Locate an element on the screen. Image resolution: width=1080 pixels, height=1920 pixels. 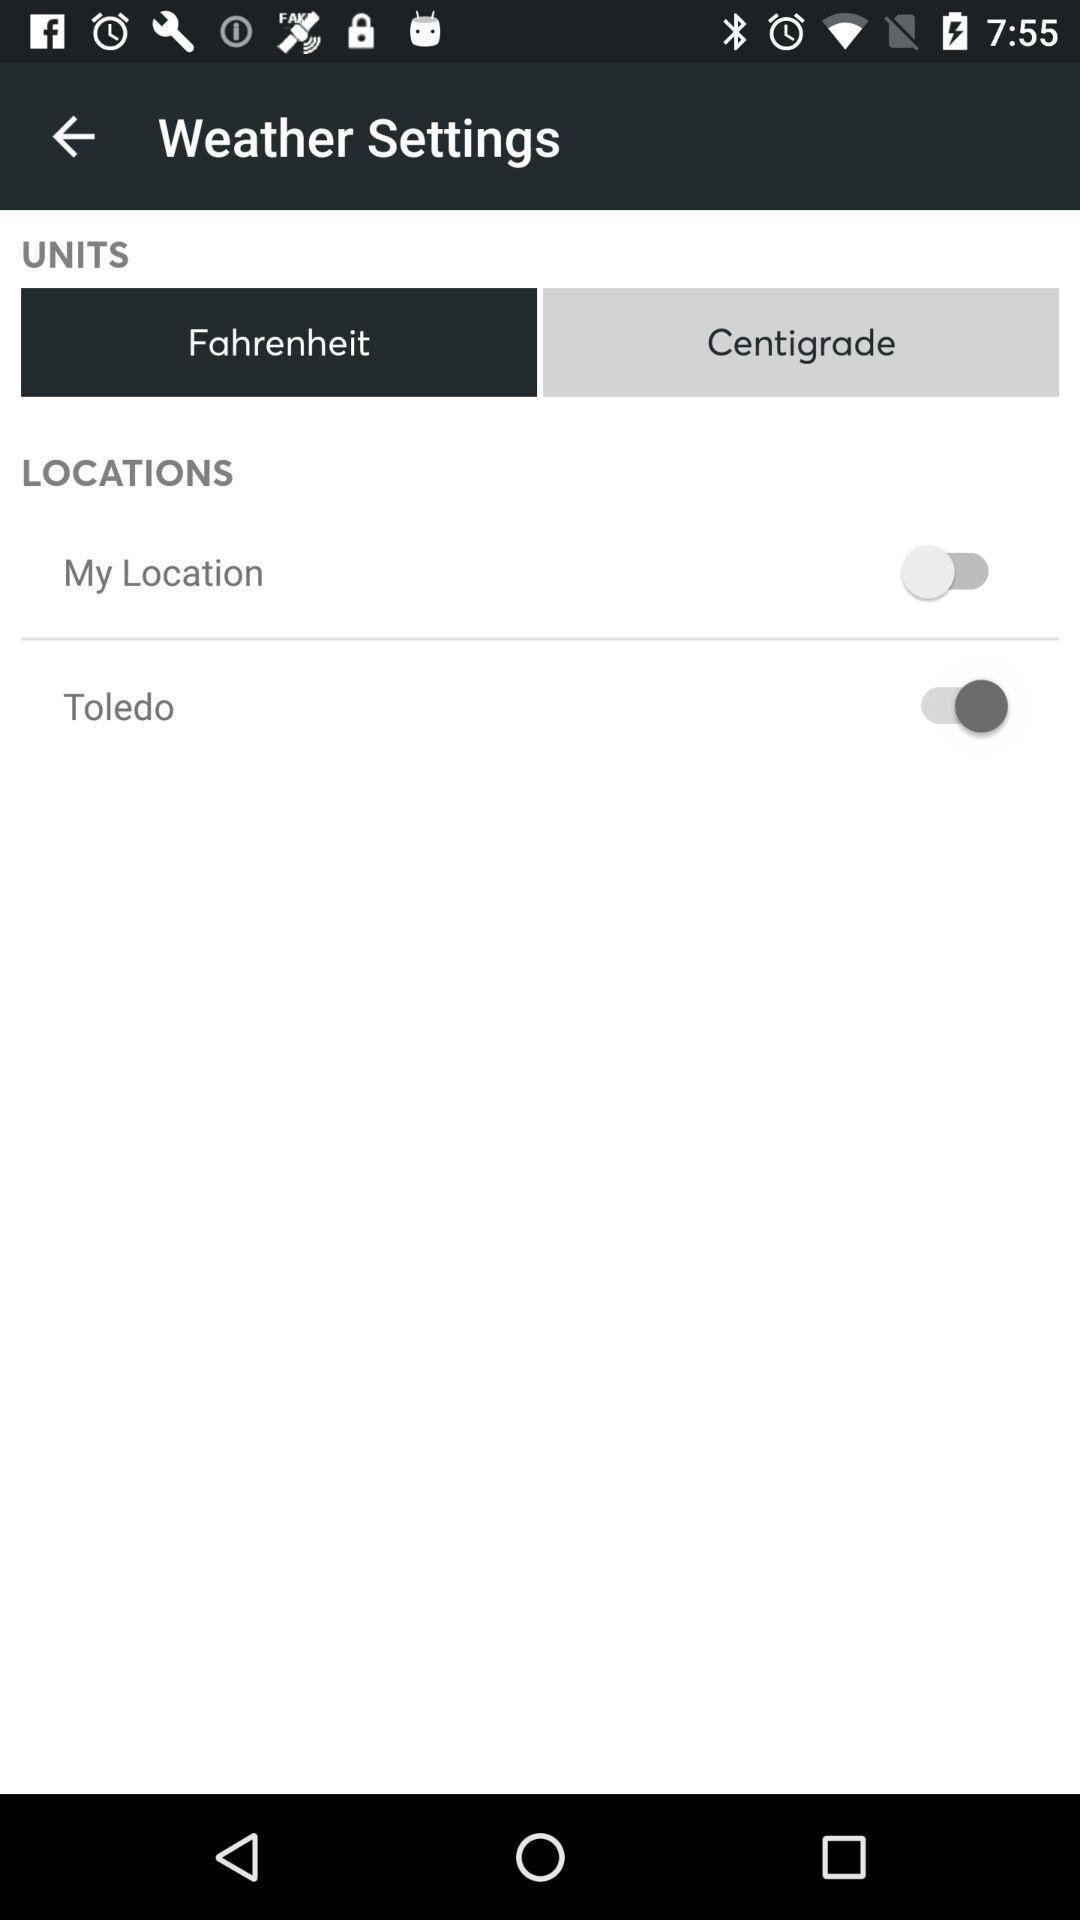
the icon next to centigrade icon is located at coordinates (278, 342).